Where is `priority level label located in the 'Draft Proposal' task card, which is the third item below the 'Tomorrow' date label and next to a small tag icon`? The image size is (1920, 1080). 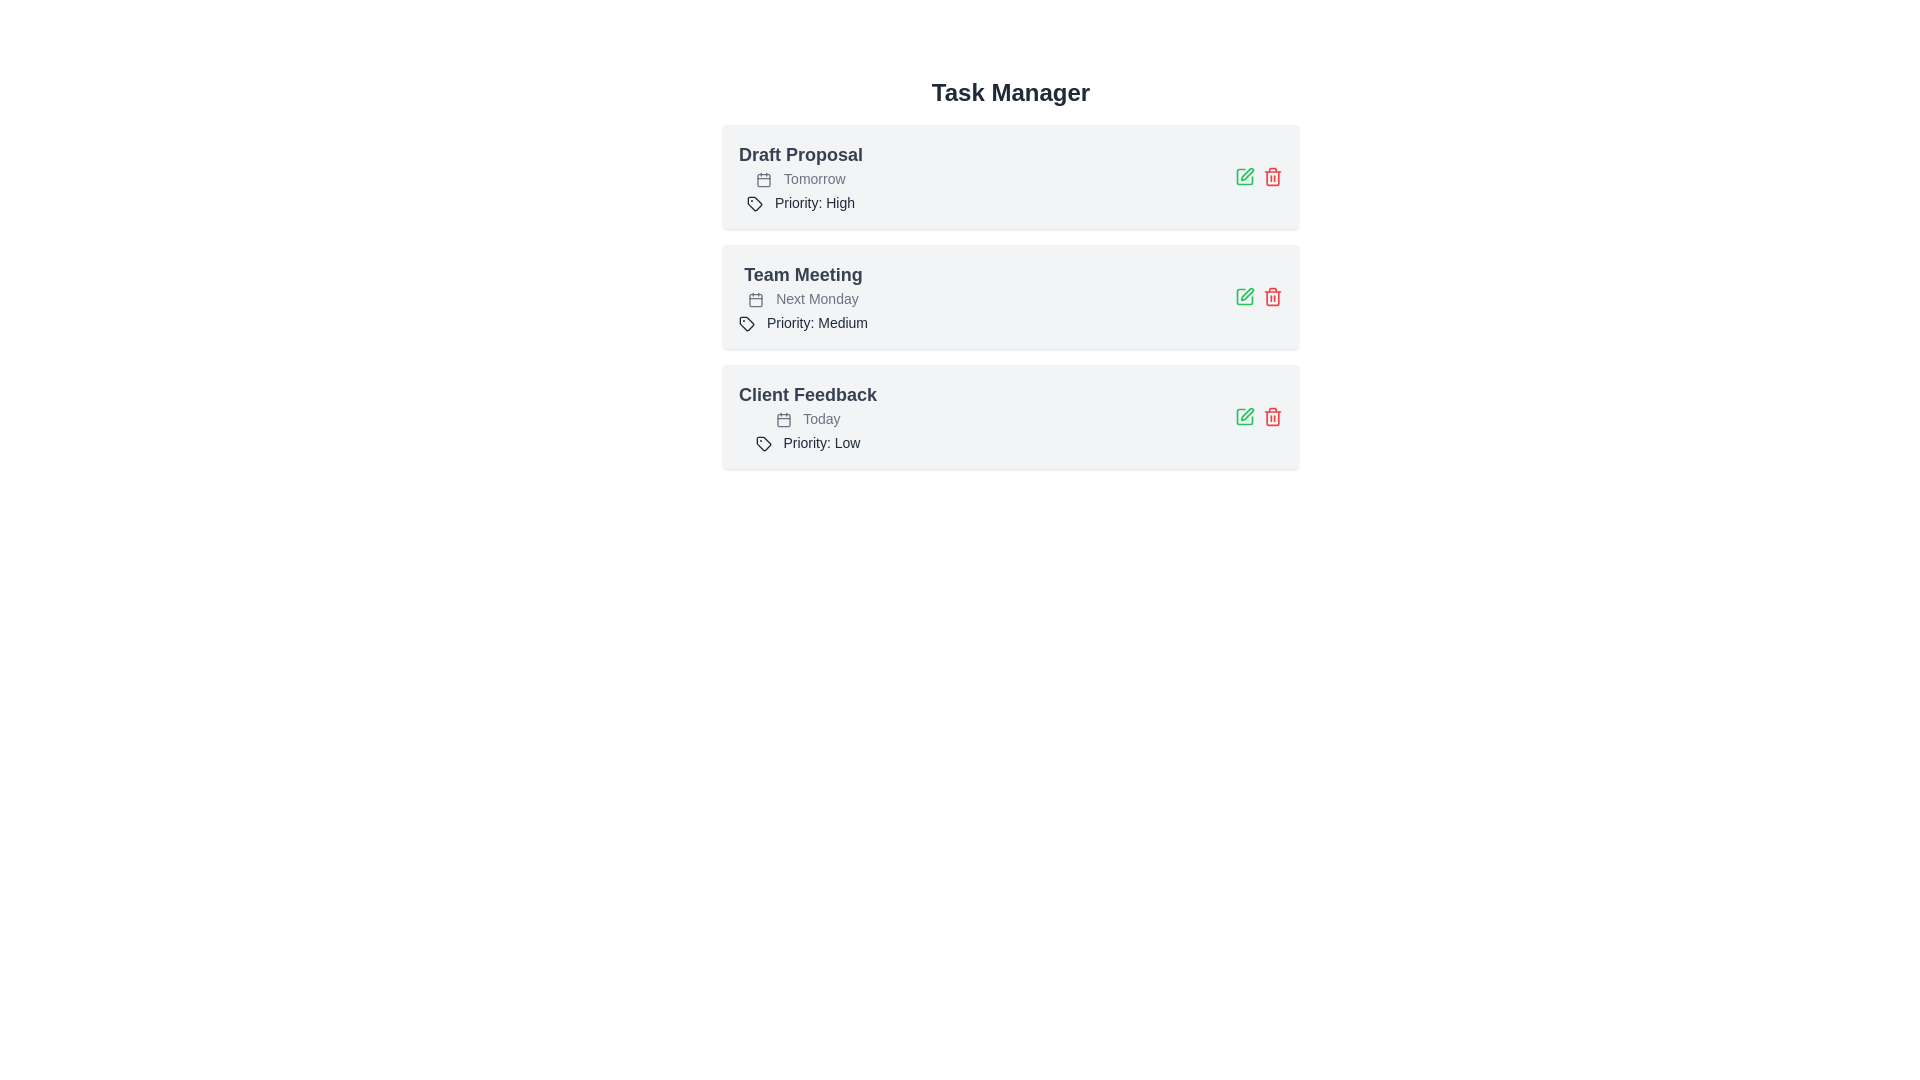
priority level label located in the 'Draft Proposal' task card, which is the third item below the 'Tomorrow' date label and next to a small tag icon is located at coordinates (801, 203).